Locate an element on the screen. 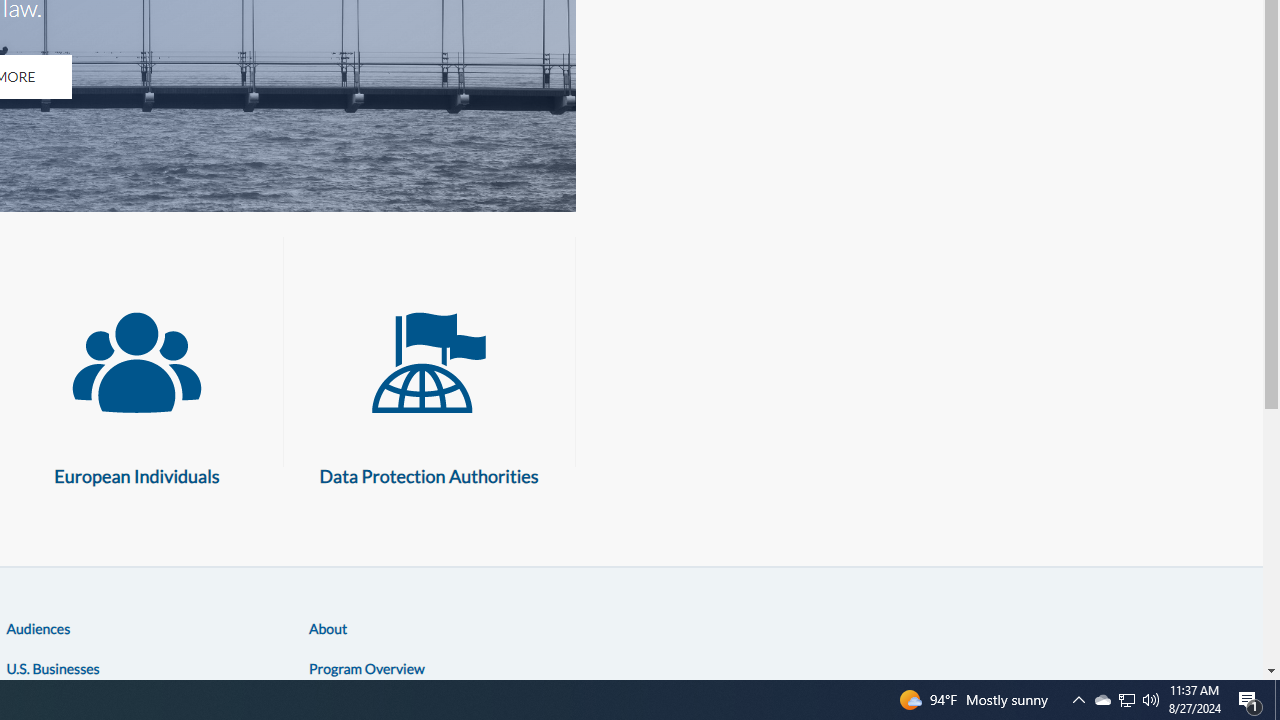  'European Individuals' is located at coordinates (135, 363).